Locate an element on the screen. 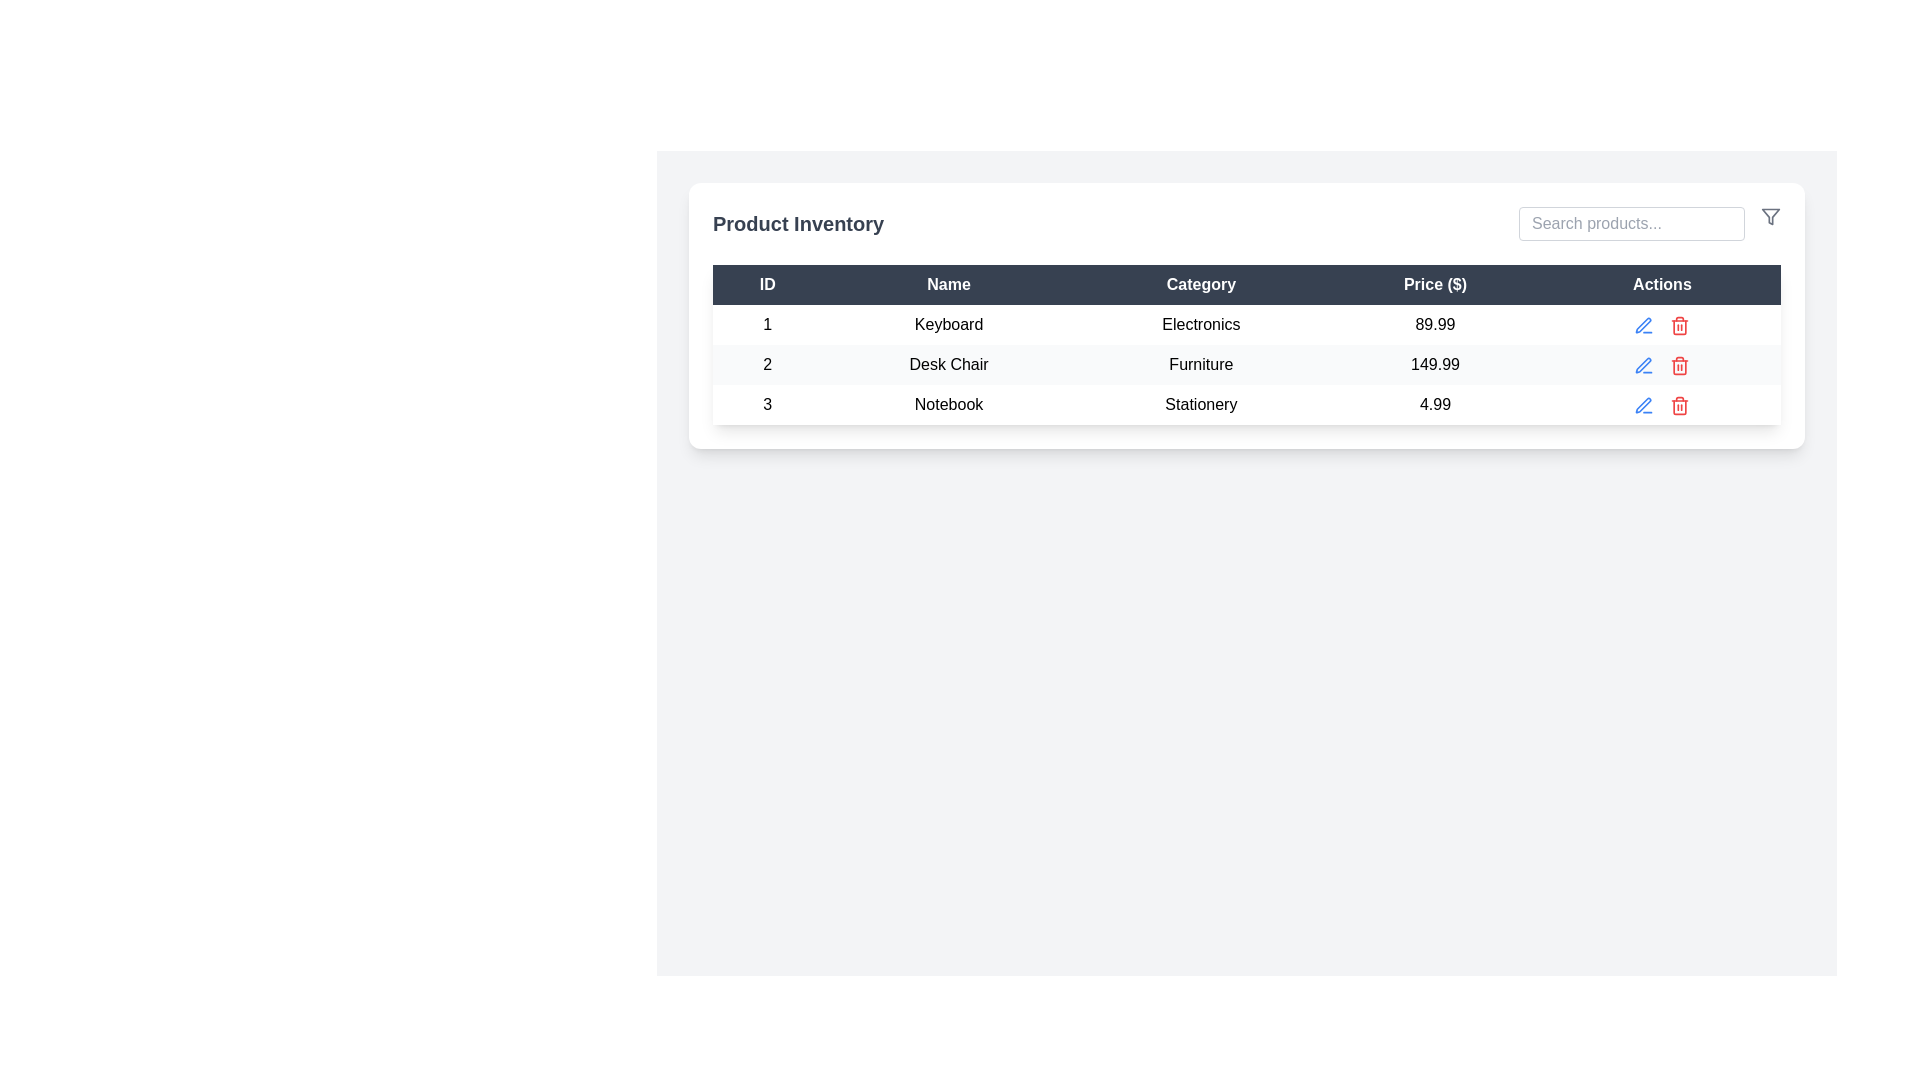  the static text label displaying 'Stationery' located in the third row under the 'Category' column of the table is located at coordinates (1200, 405).